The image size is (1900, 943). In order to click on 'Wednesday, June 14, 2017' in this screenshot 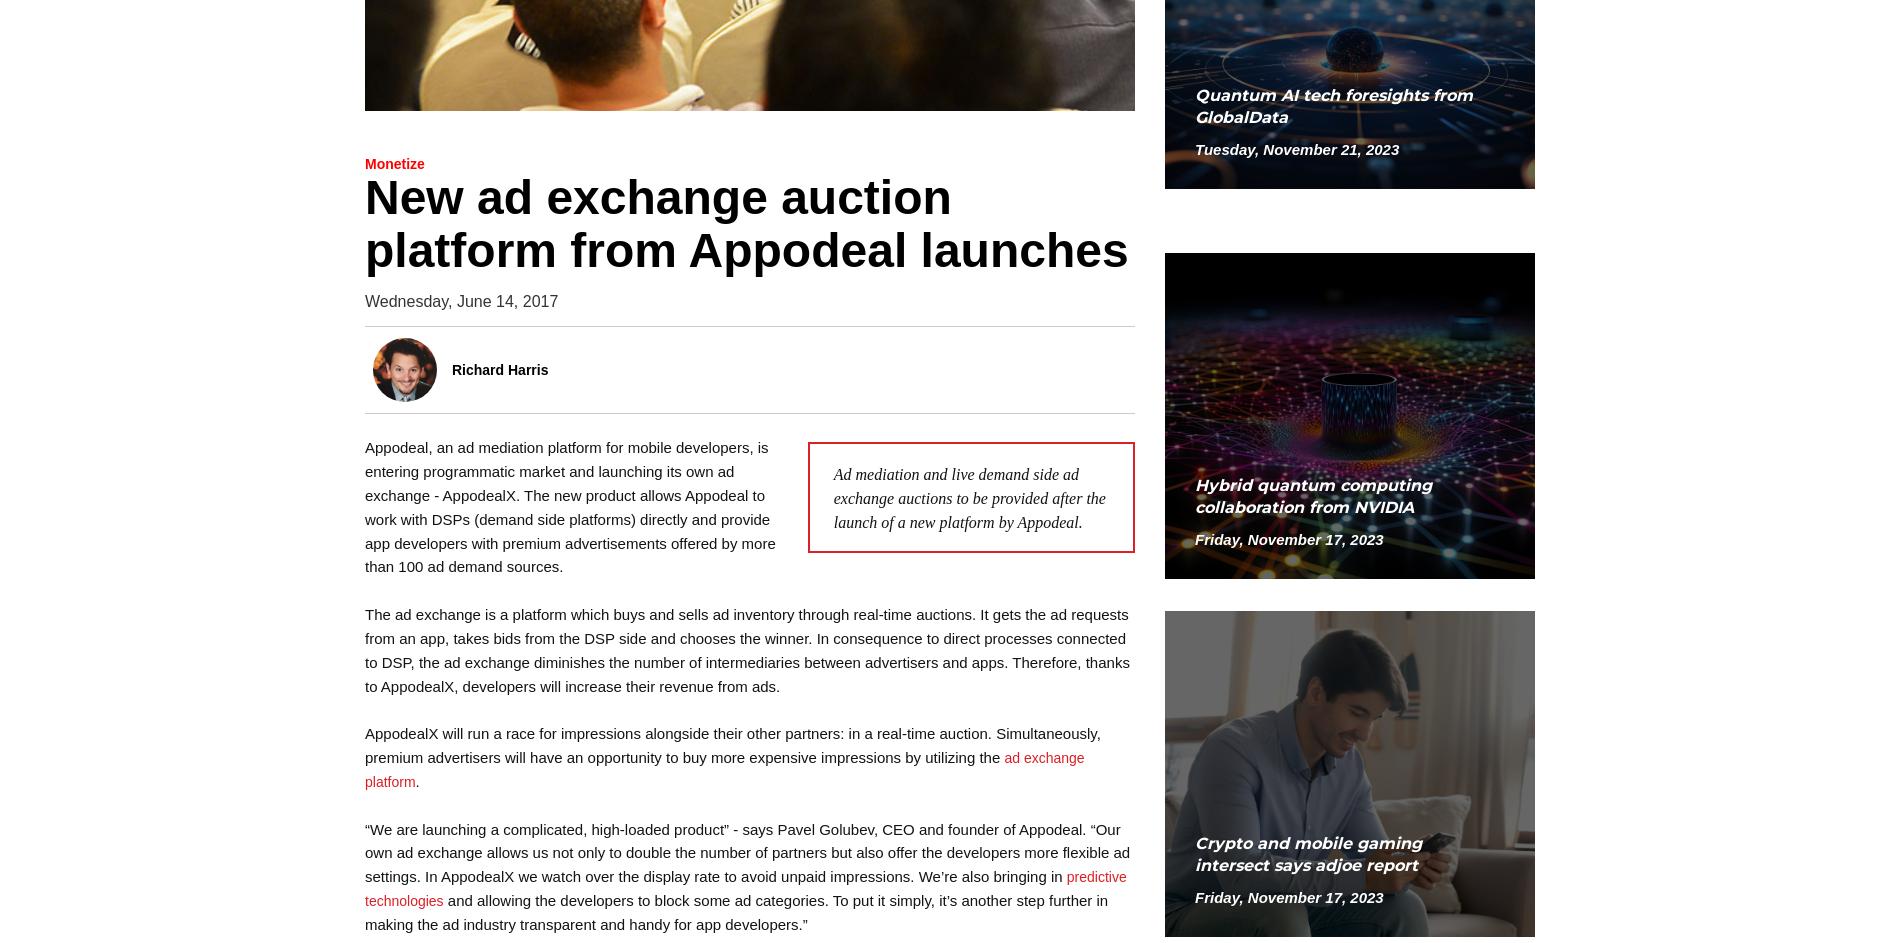, I will do `click(460, 299)`.